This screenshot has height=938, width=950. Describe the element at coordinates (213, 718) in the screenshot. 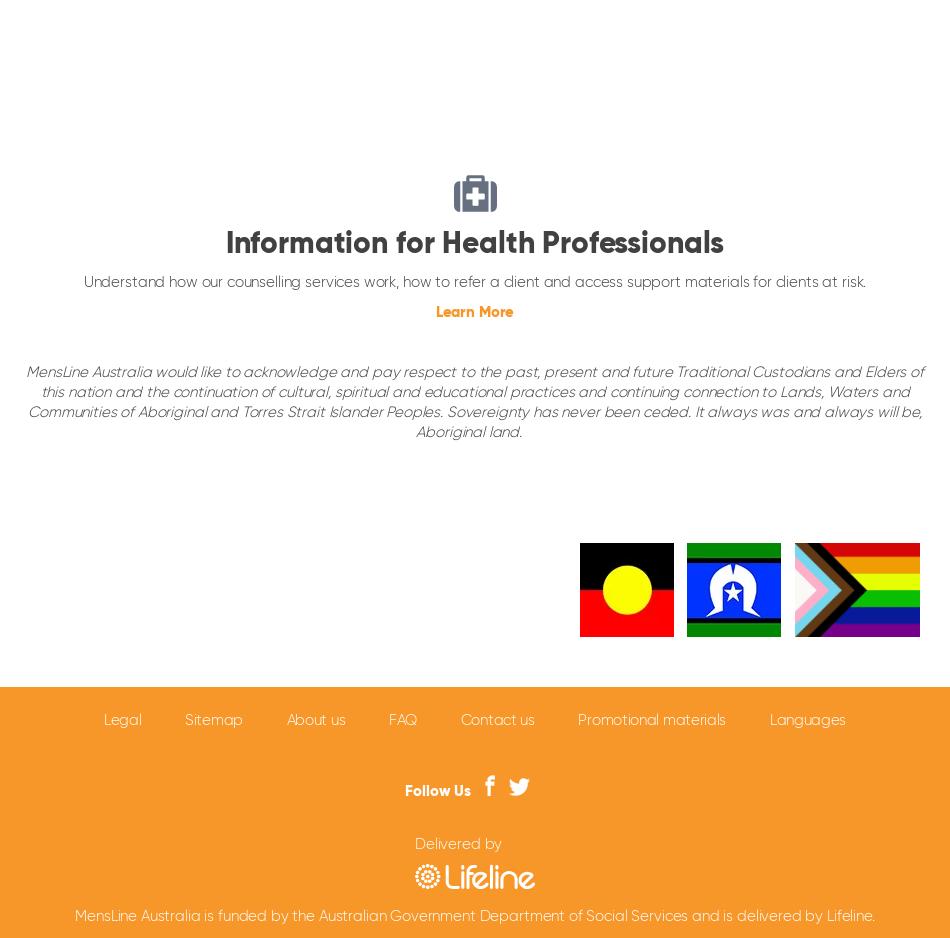

I see `'Sitemap'` at that location.